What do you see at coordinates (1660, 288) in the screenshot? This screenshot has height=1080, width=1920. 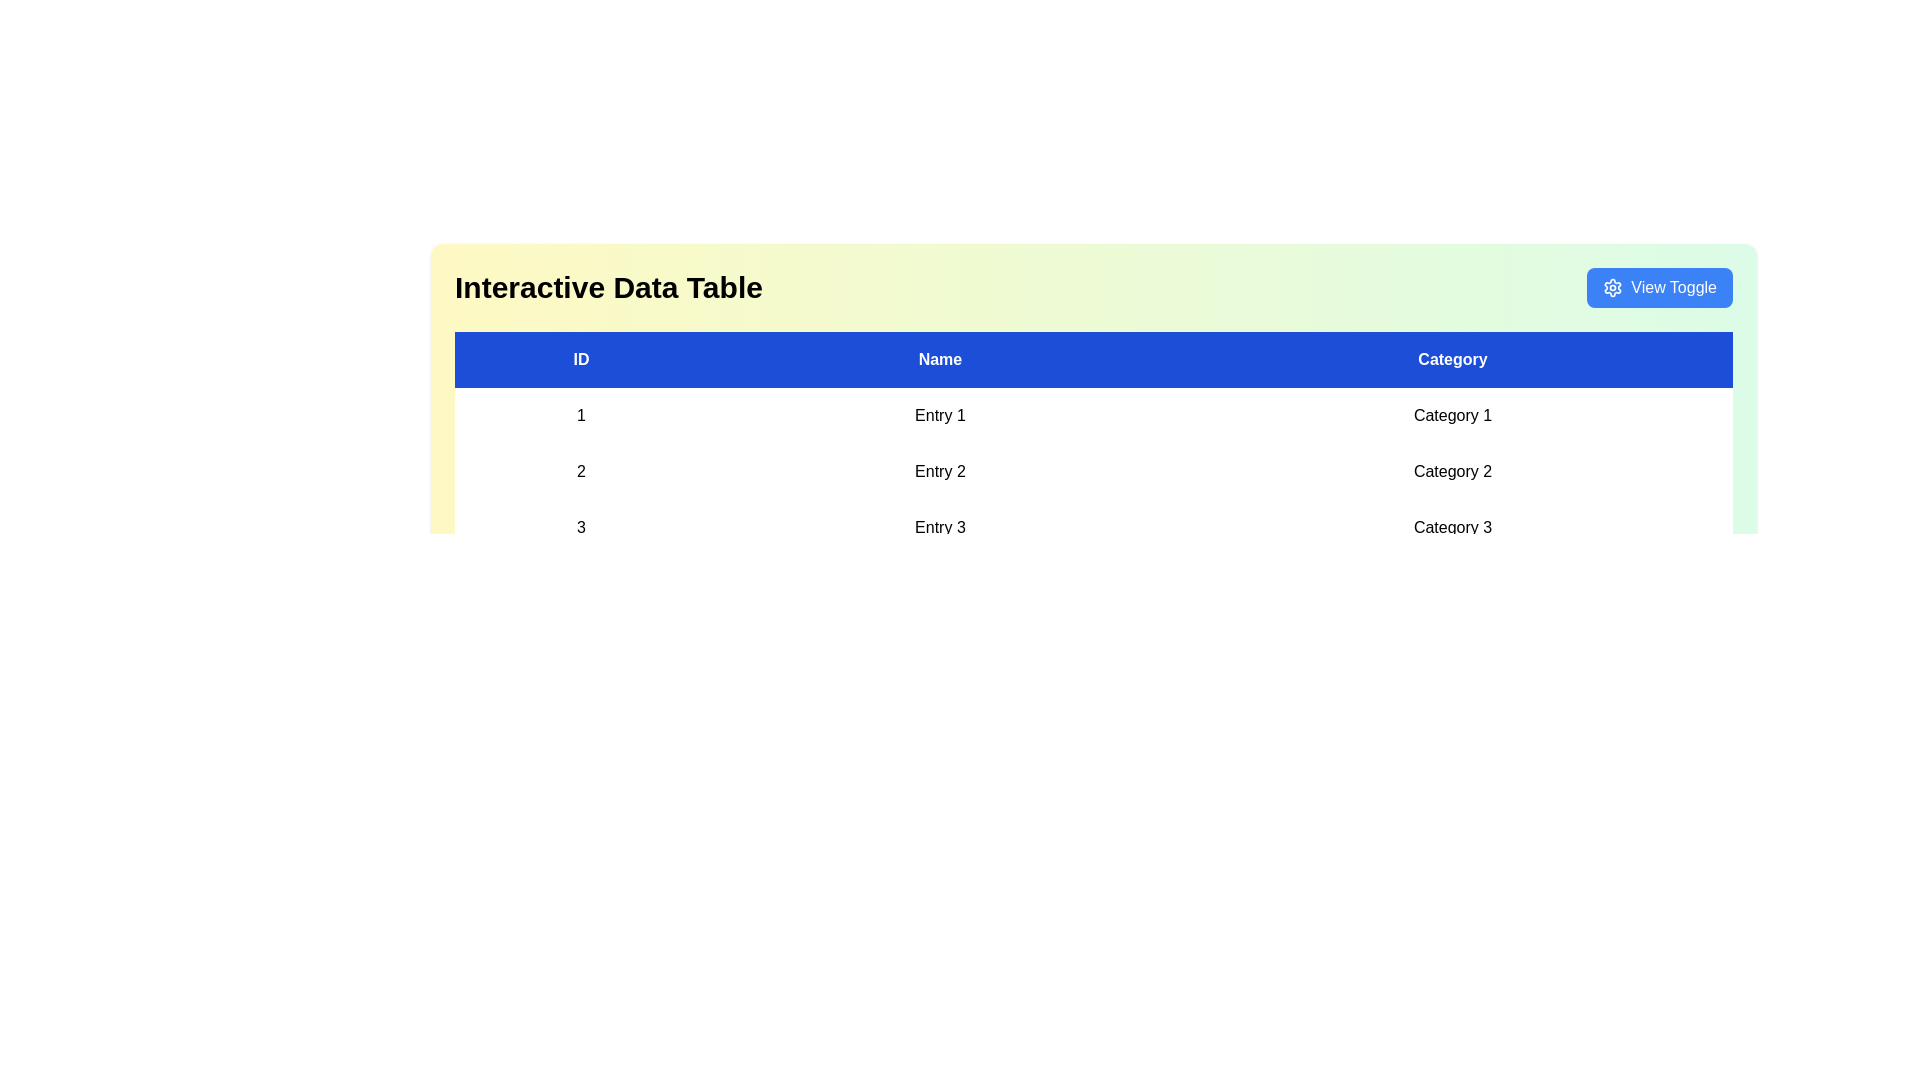 I see `the 'View Toggle' button to toggle the table view` at bounding box center [1660, 288].